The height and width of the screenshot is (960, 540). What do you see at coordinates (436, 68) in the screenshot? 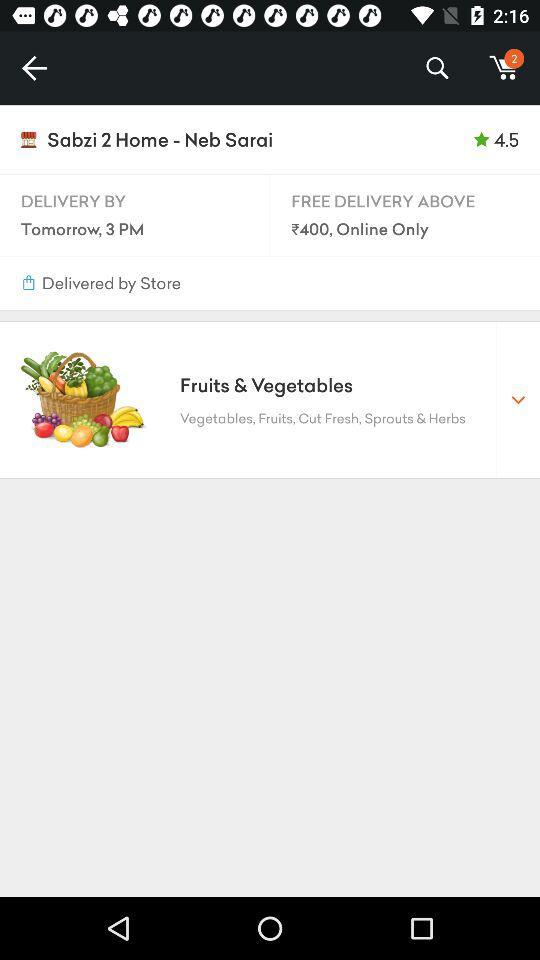
I see `the item next to m icon` at bounding box center [436, 68].